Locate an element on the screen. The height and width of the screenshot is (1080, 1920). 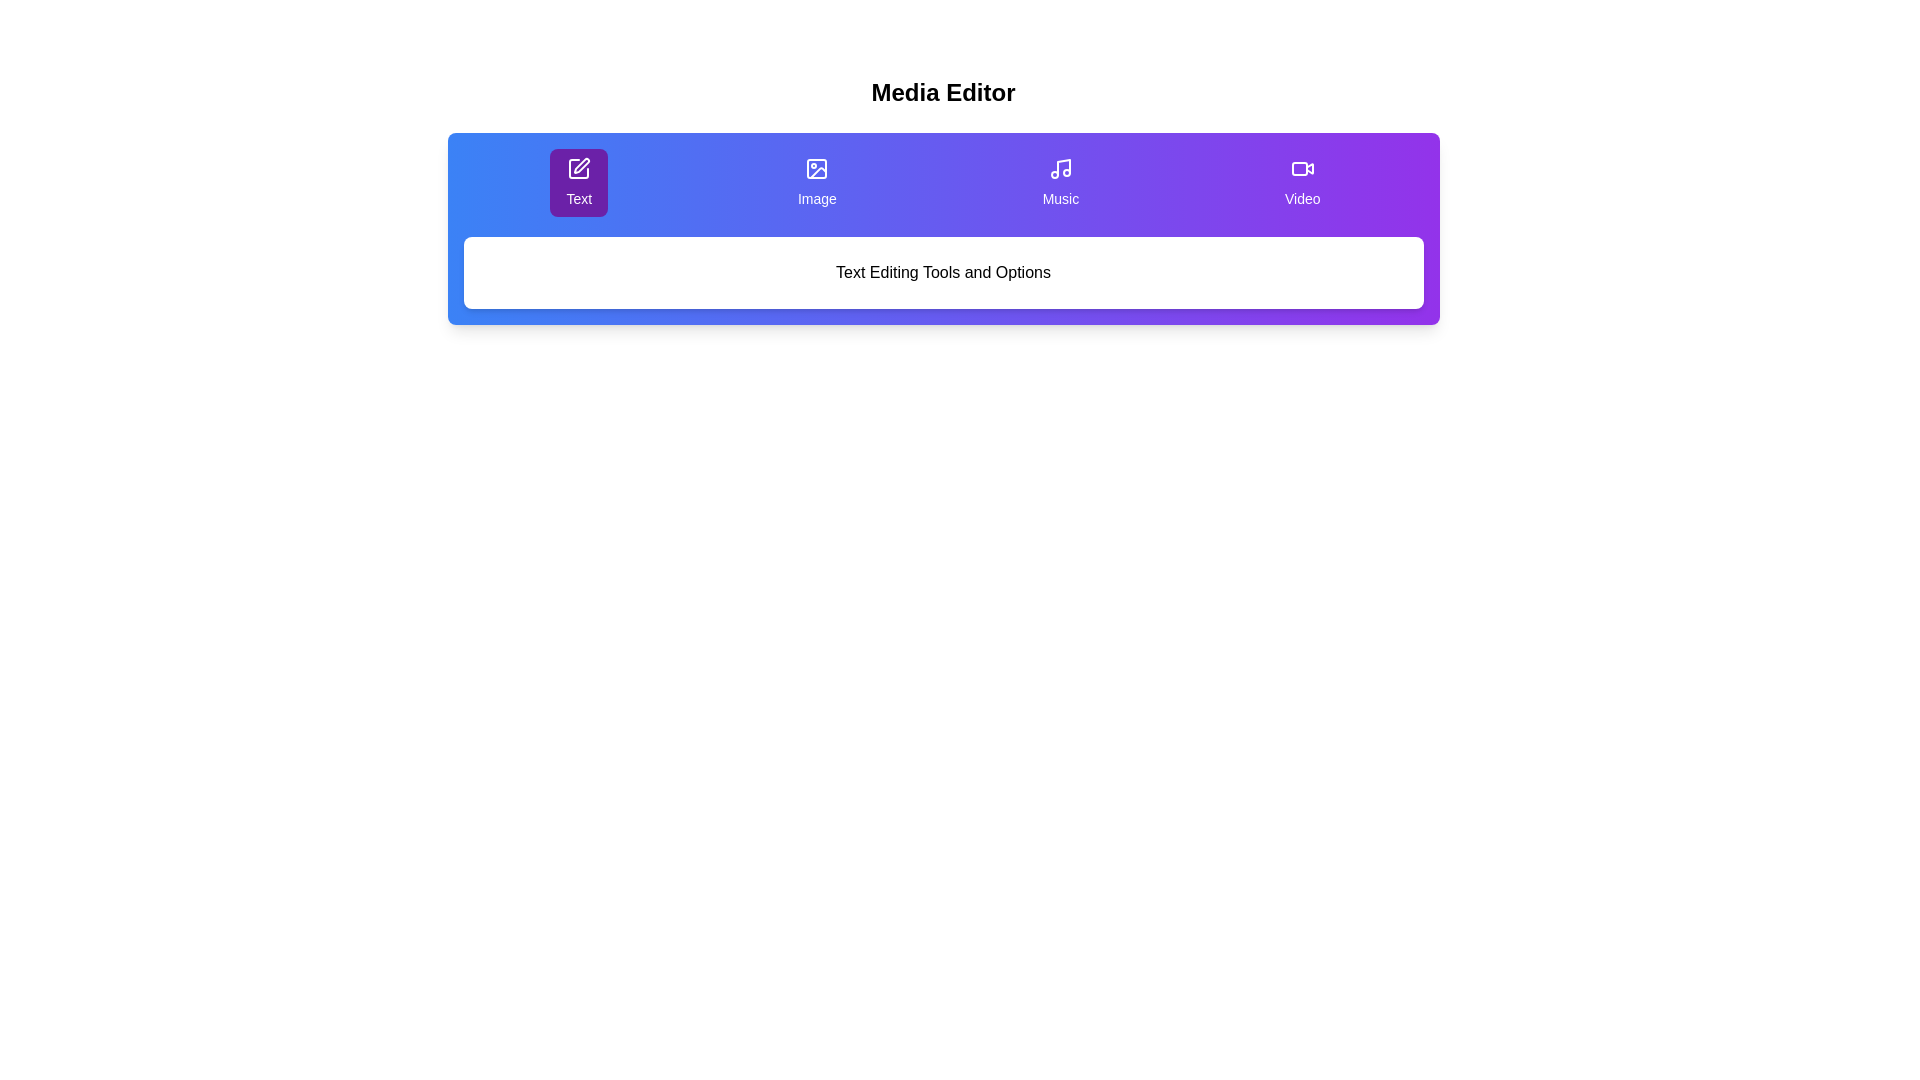
the decorative SVG graphic within the purple button labeled 'Text' located at the top-left of the gradient toolbar is located at coordinates (578, 168).